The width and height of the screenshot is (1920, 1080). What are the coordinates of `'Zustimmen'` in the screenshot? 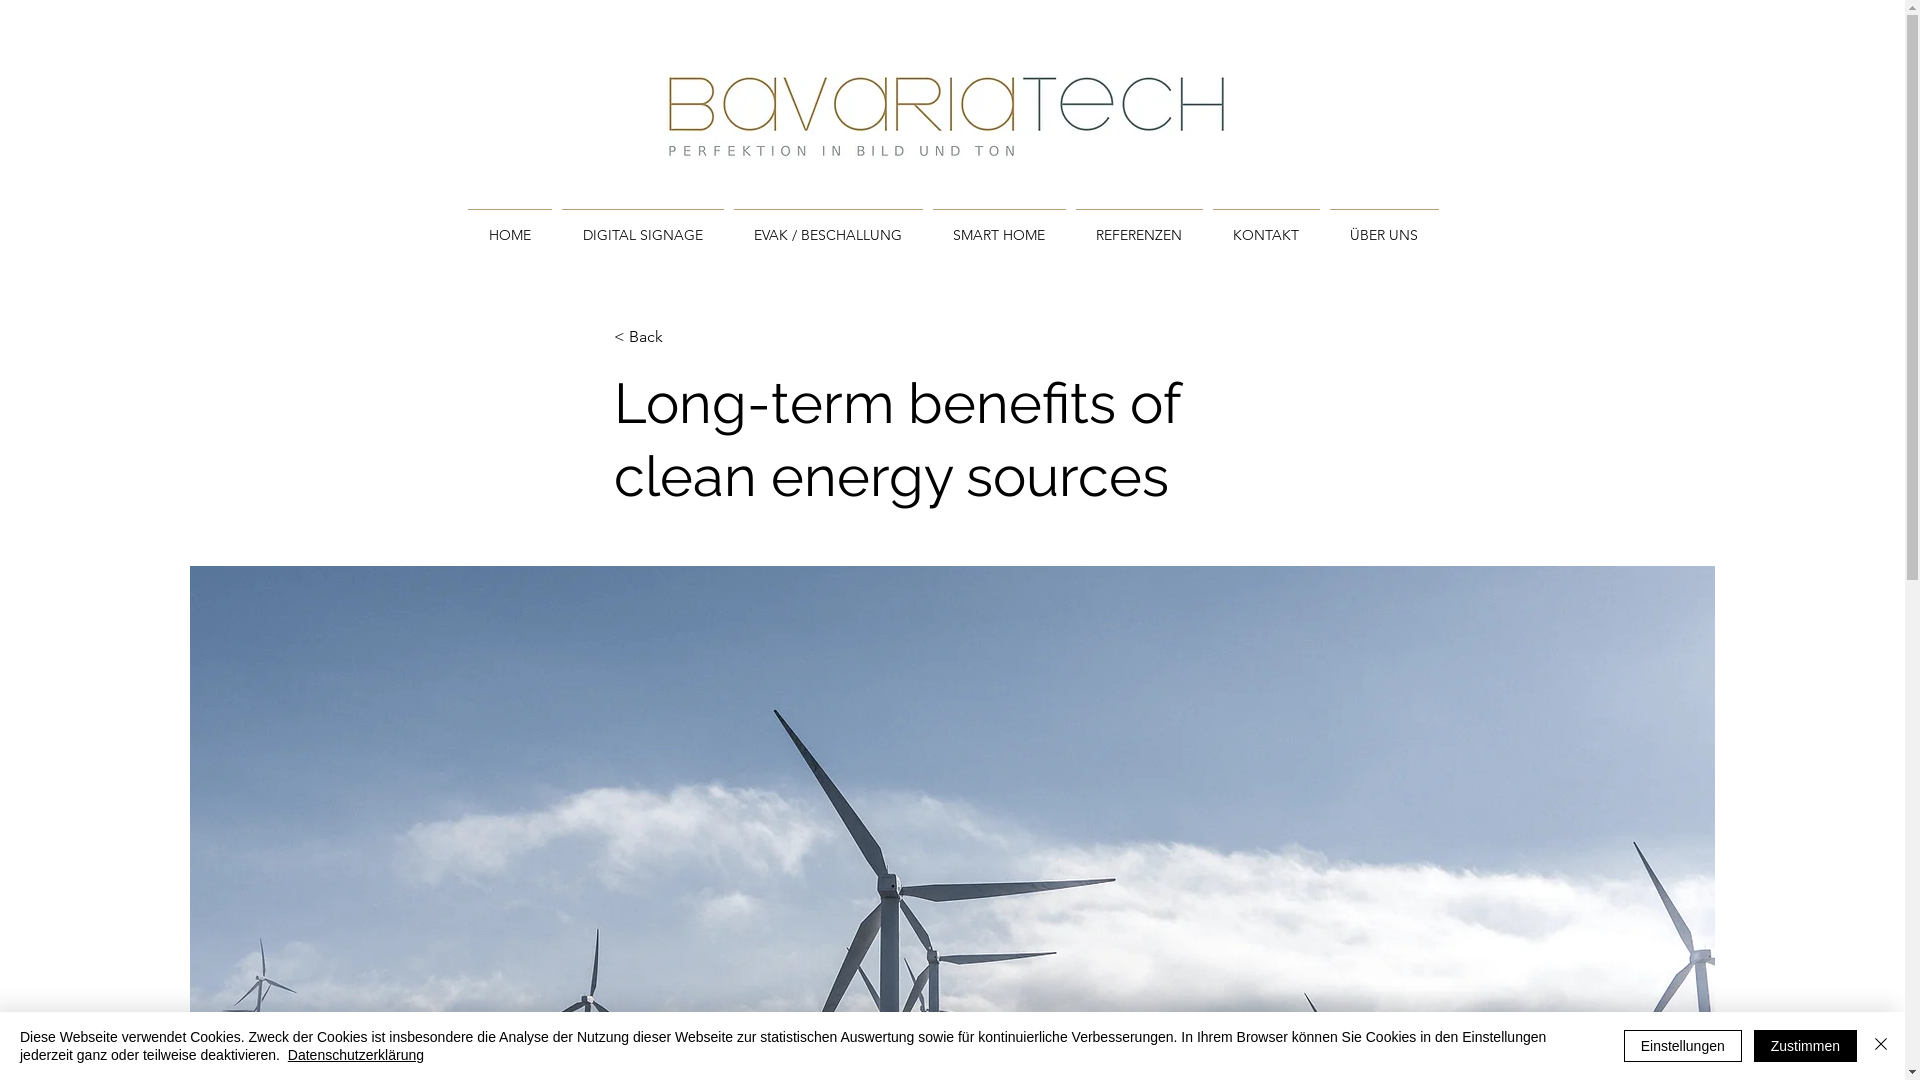 It's located at (1805, 1044).